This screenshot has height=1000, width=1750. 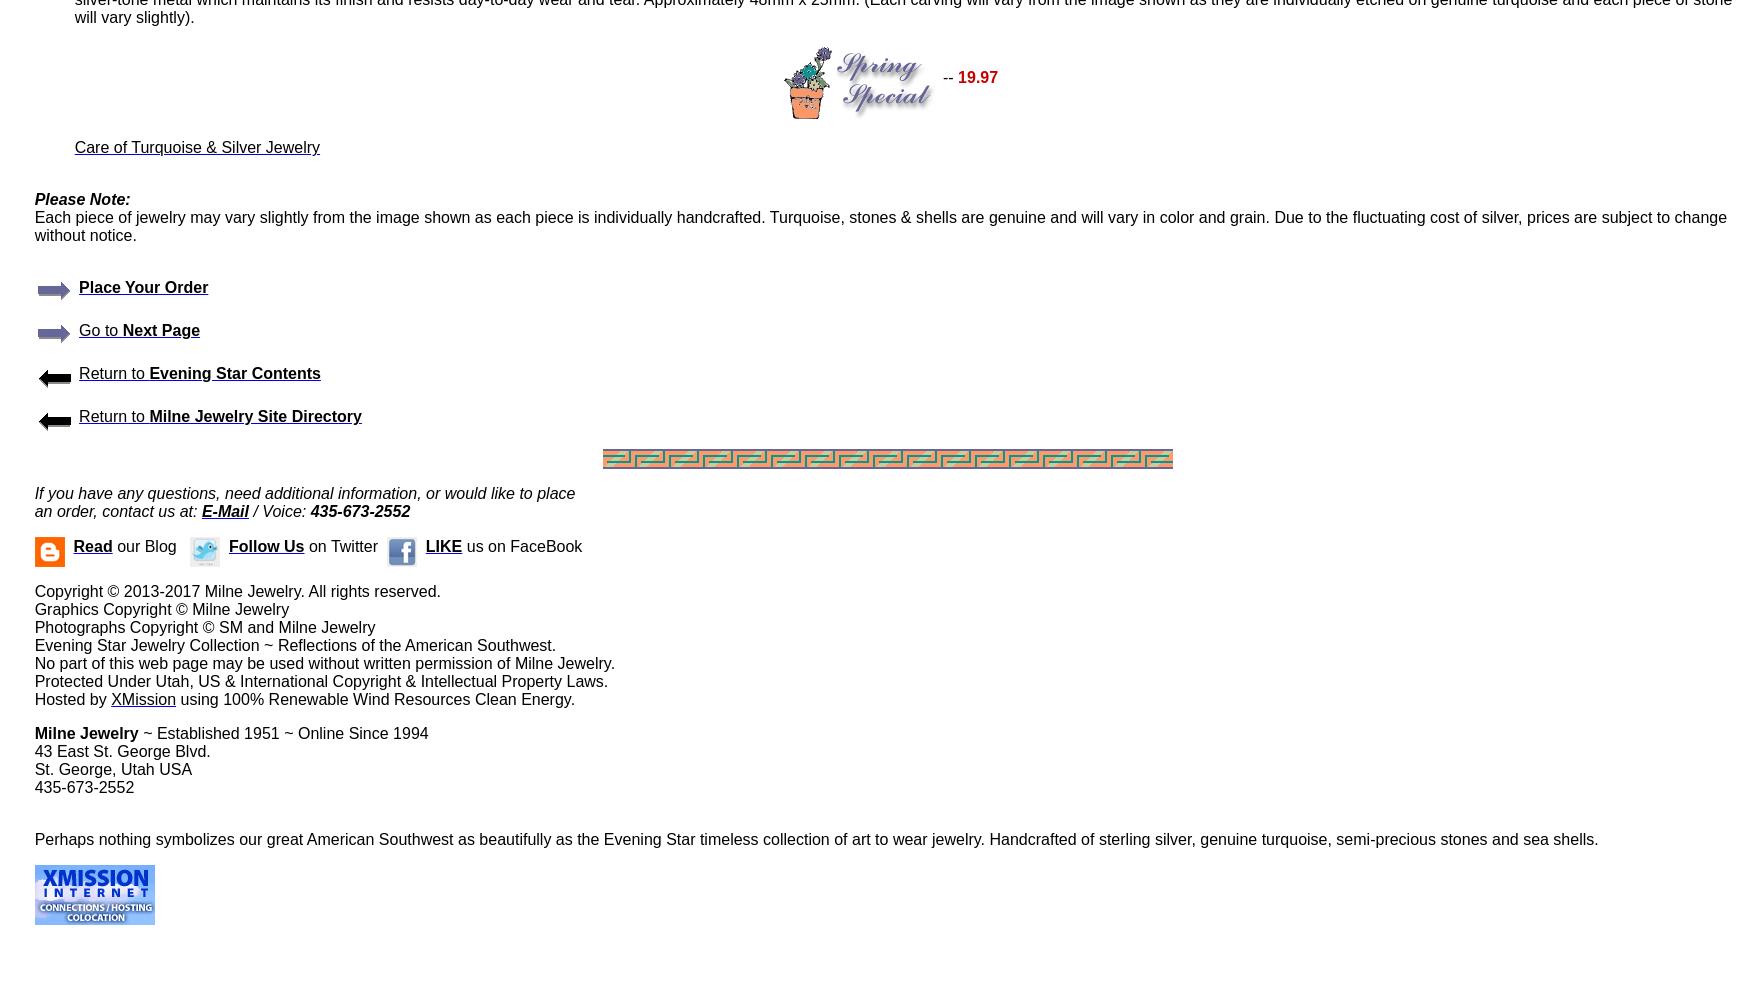 What do you see at coordinates (947, 76) in the screenshot?
I see `'--'` at bounding box center [947, 76].